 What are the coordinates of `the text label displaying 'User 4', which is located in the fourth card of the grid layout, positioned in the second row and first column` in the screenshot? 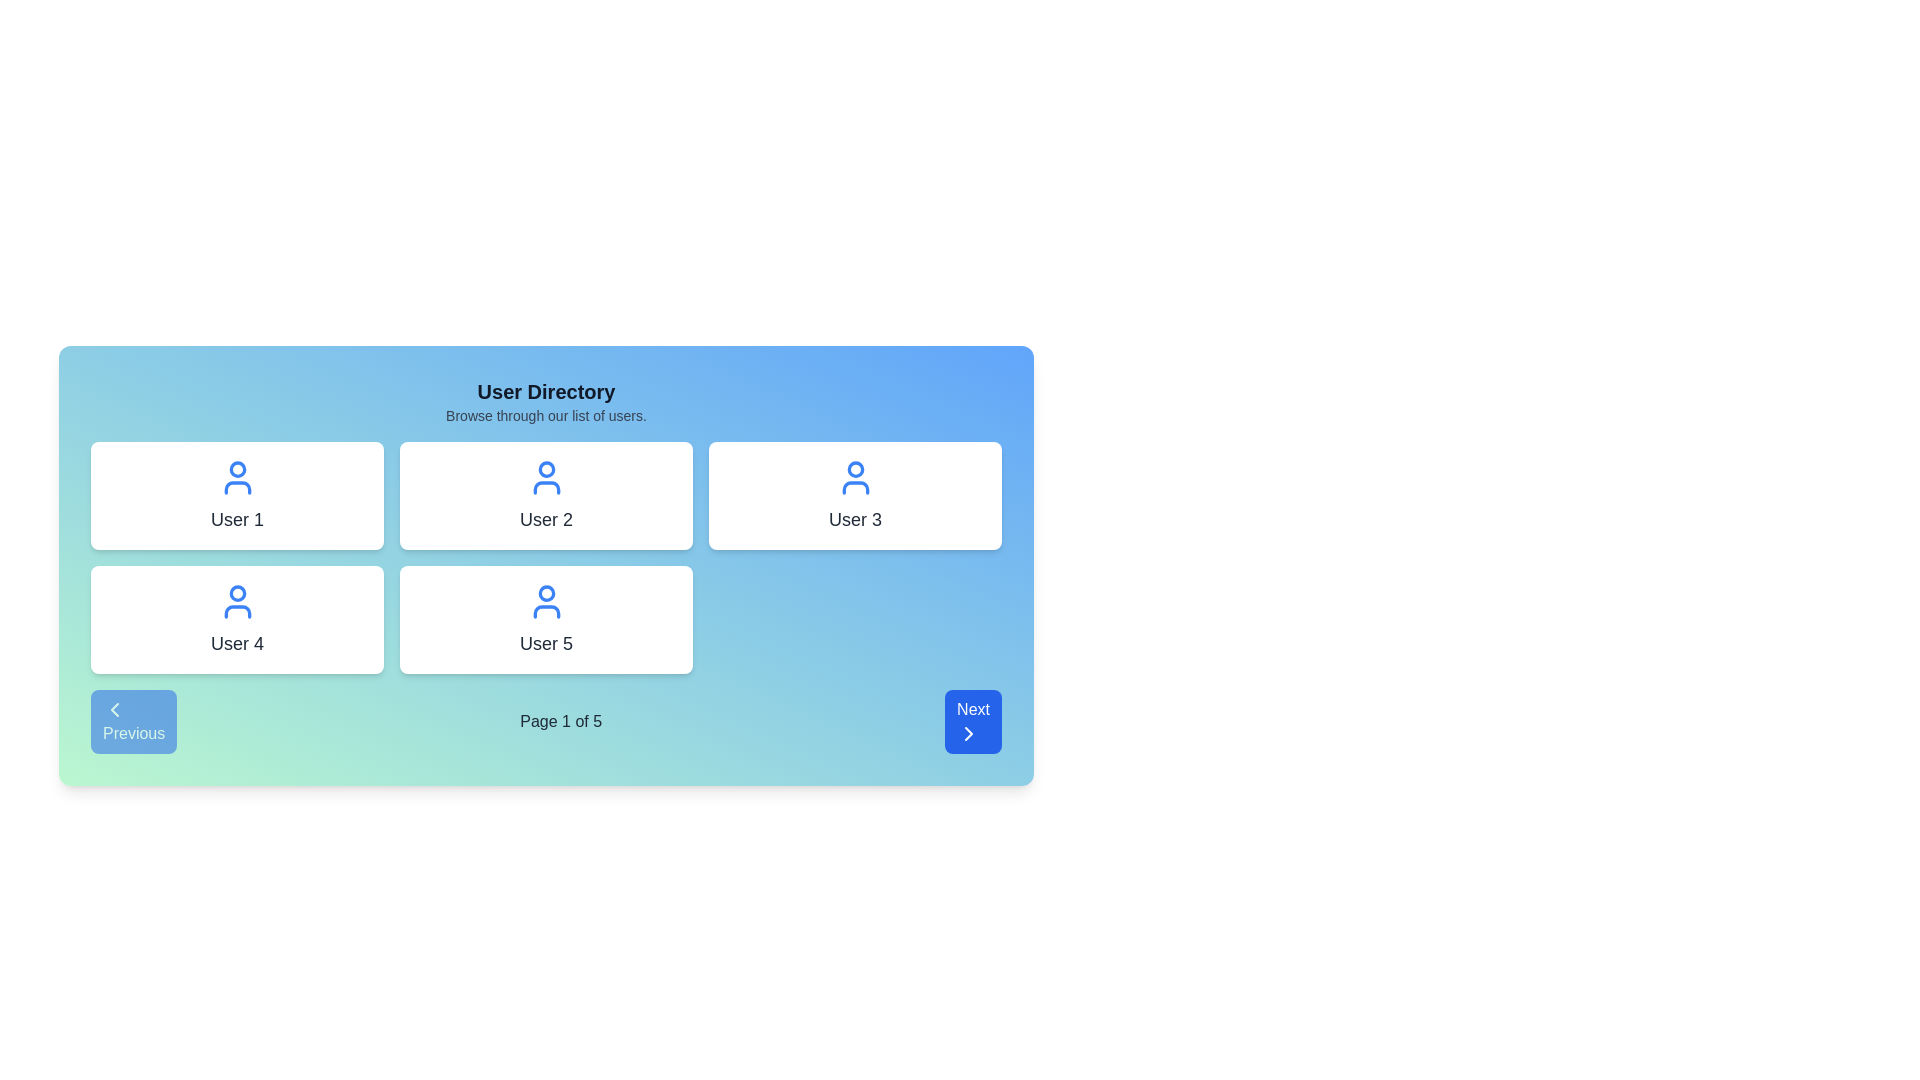 It's located at (237, 644).